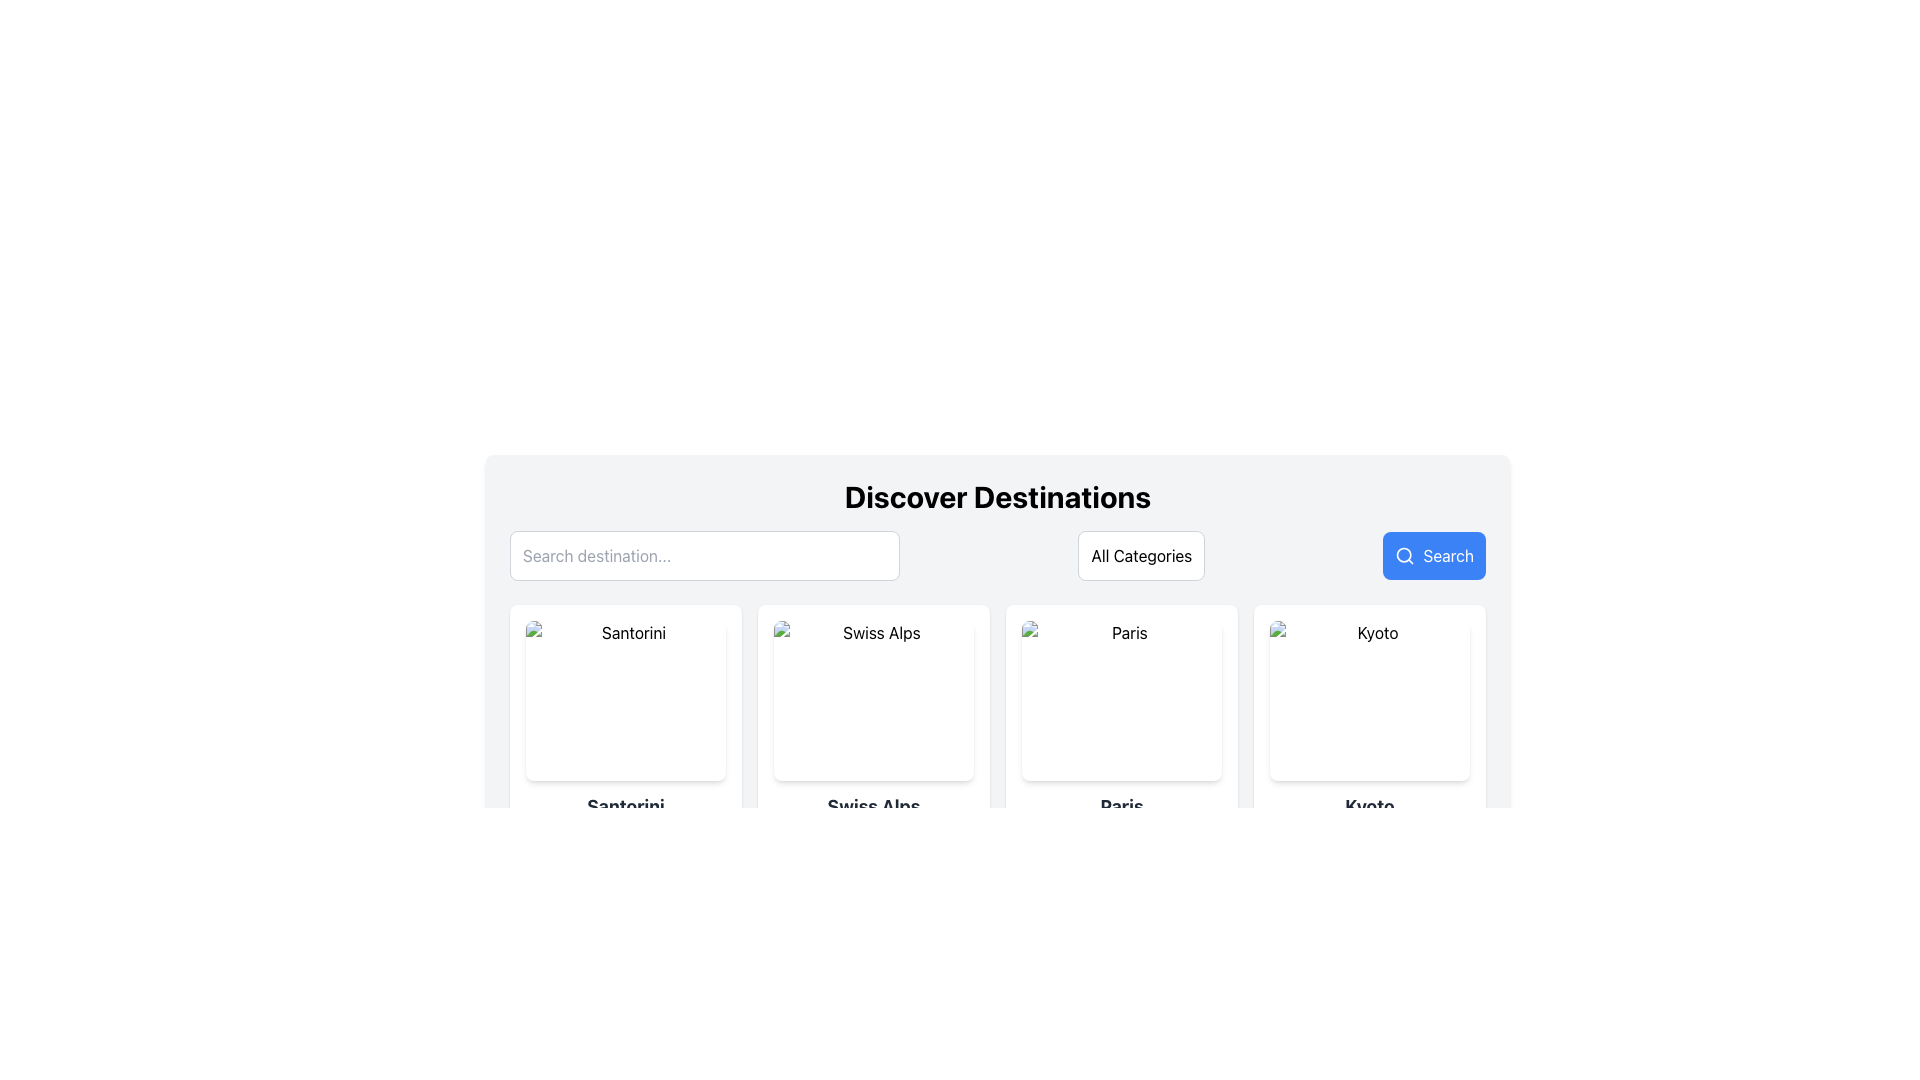 The height and width of the screenshot is (1080, 1920). Describe the element at coordinates (1122, 805) in the screenshot. I see `text label displaying the name 'Paris' which is bold and medium-sized, located in the third card under 'Discover Destinations', positioned below the image section and above a rating display` at that location.